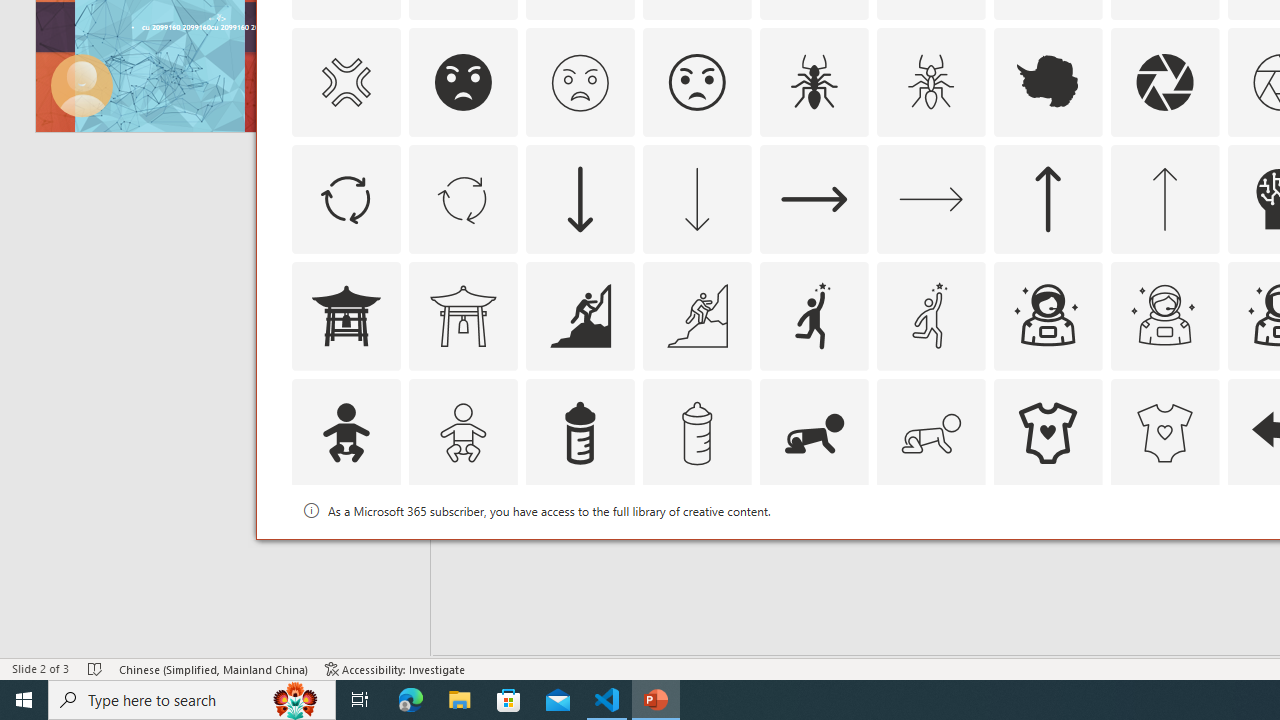 The image size is (1280, 720). I want to click on 'AutomationID: Icons_ArrowDown_M', so click(696, 198).